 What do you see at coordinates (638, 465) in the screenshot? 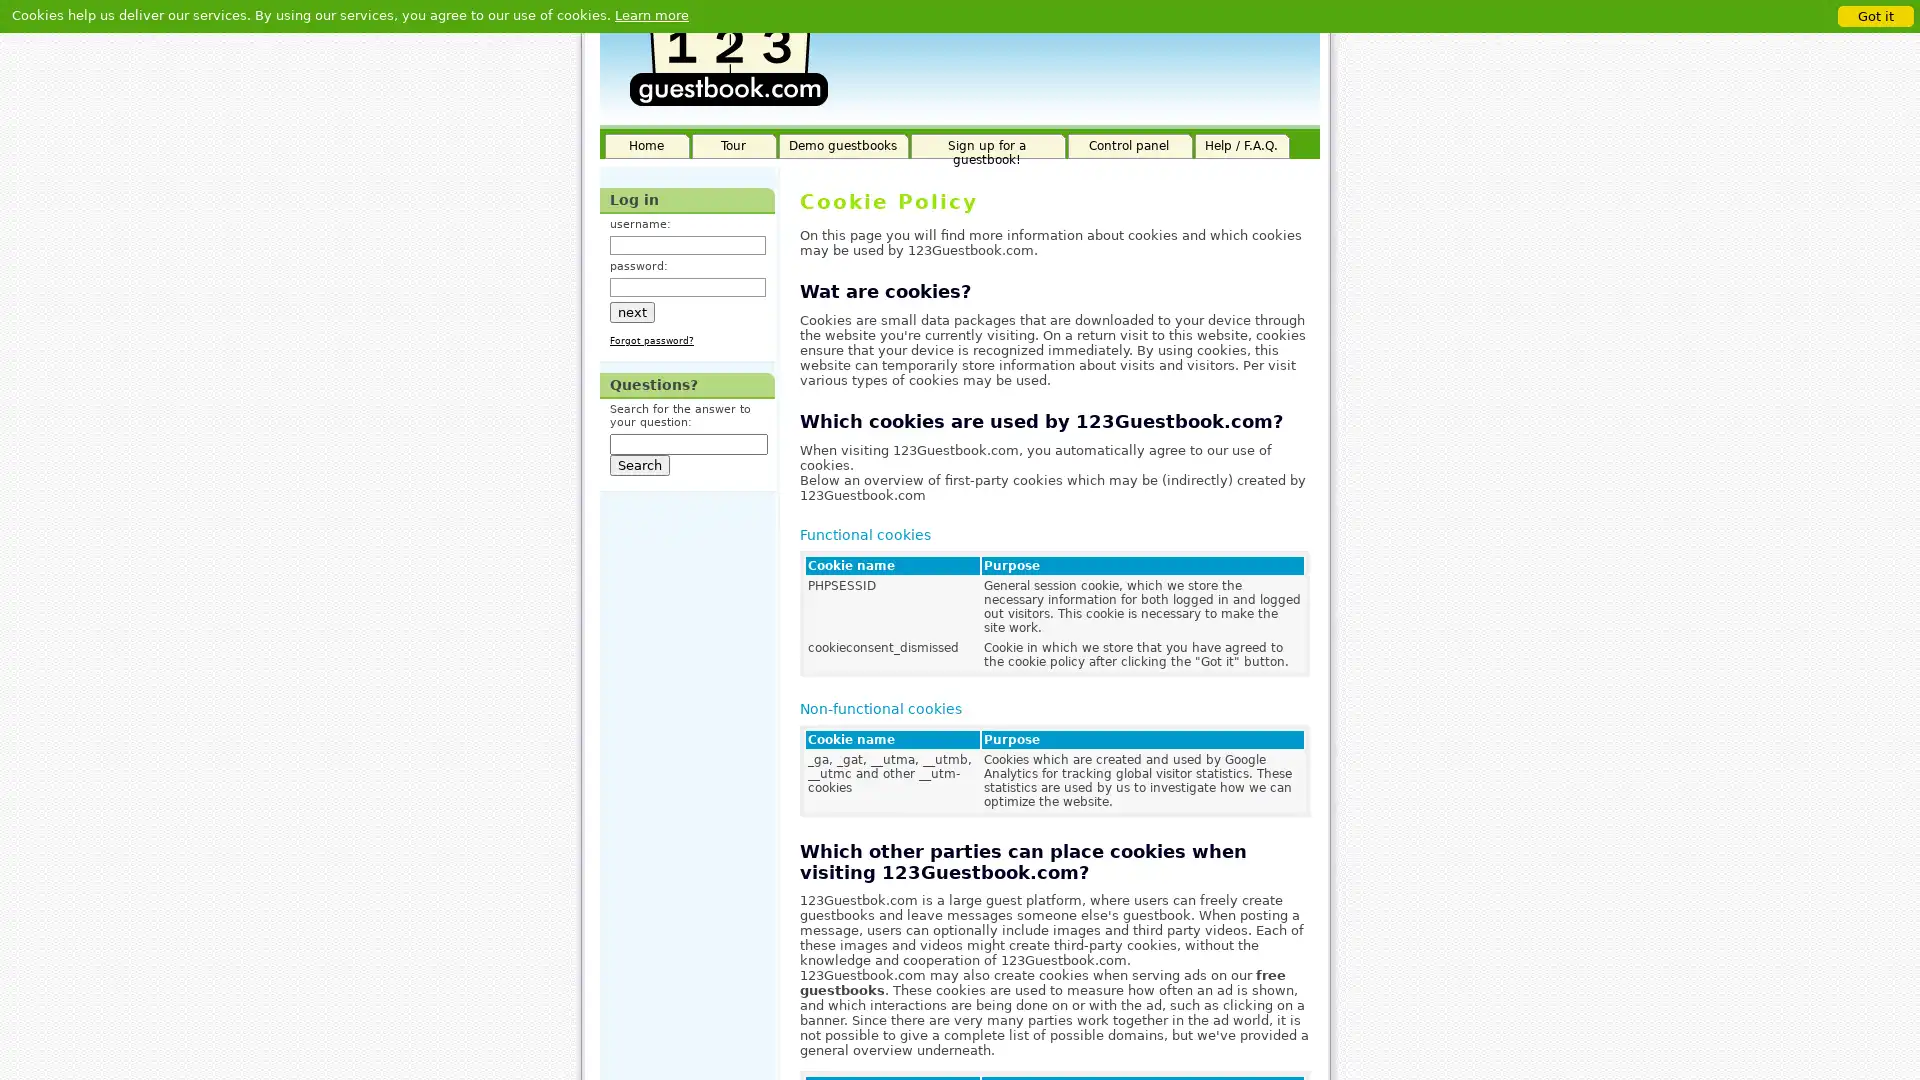
I see `Search` at bounding box center [638, 465].